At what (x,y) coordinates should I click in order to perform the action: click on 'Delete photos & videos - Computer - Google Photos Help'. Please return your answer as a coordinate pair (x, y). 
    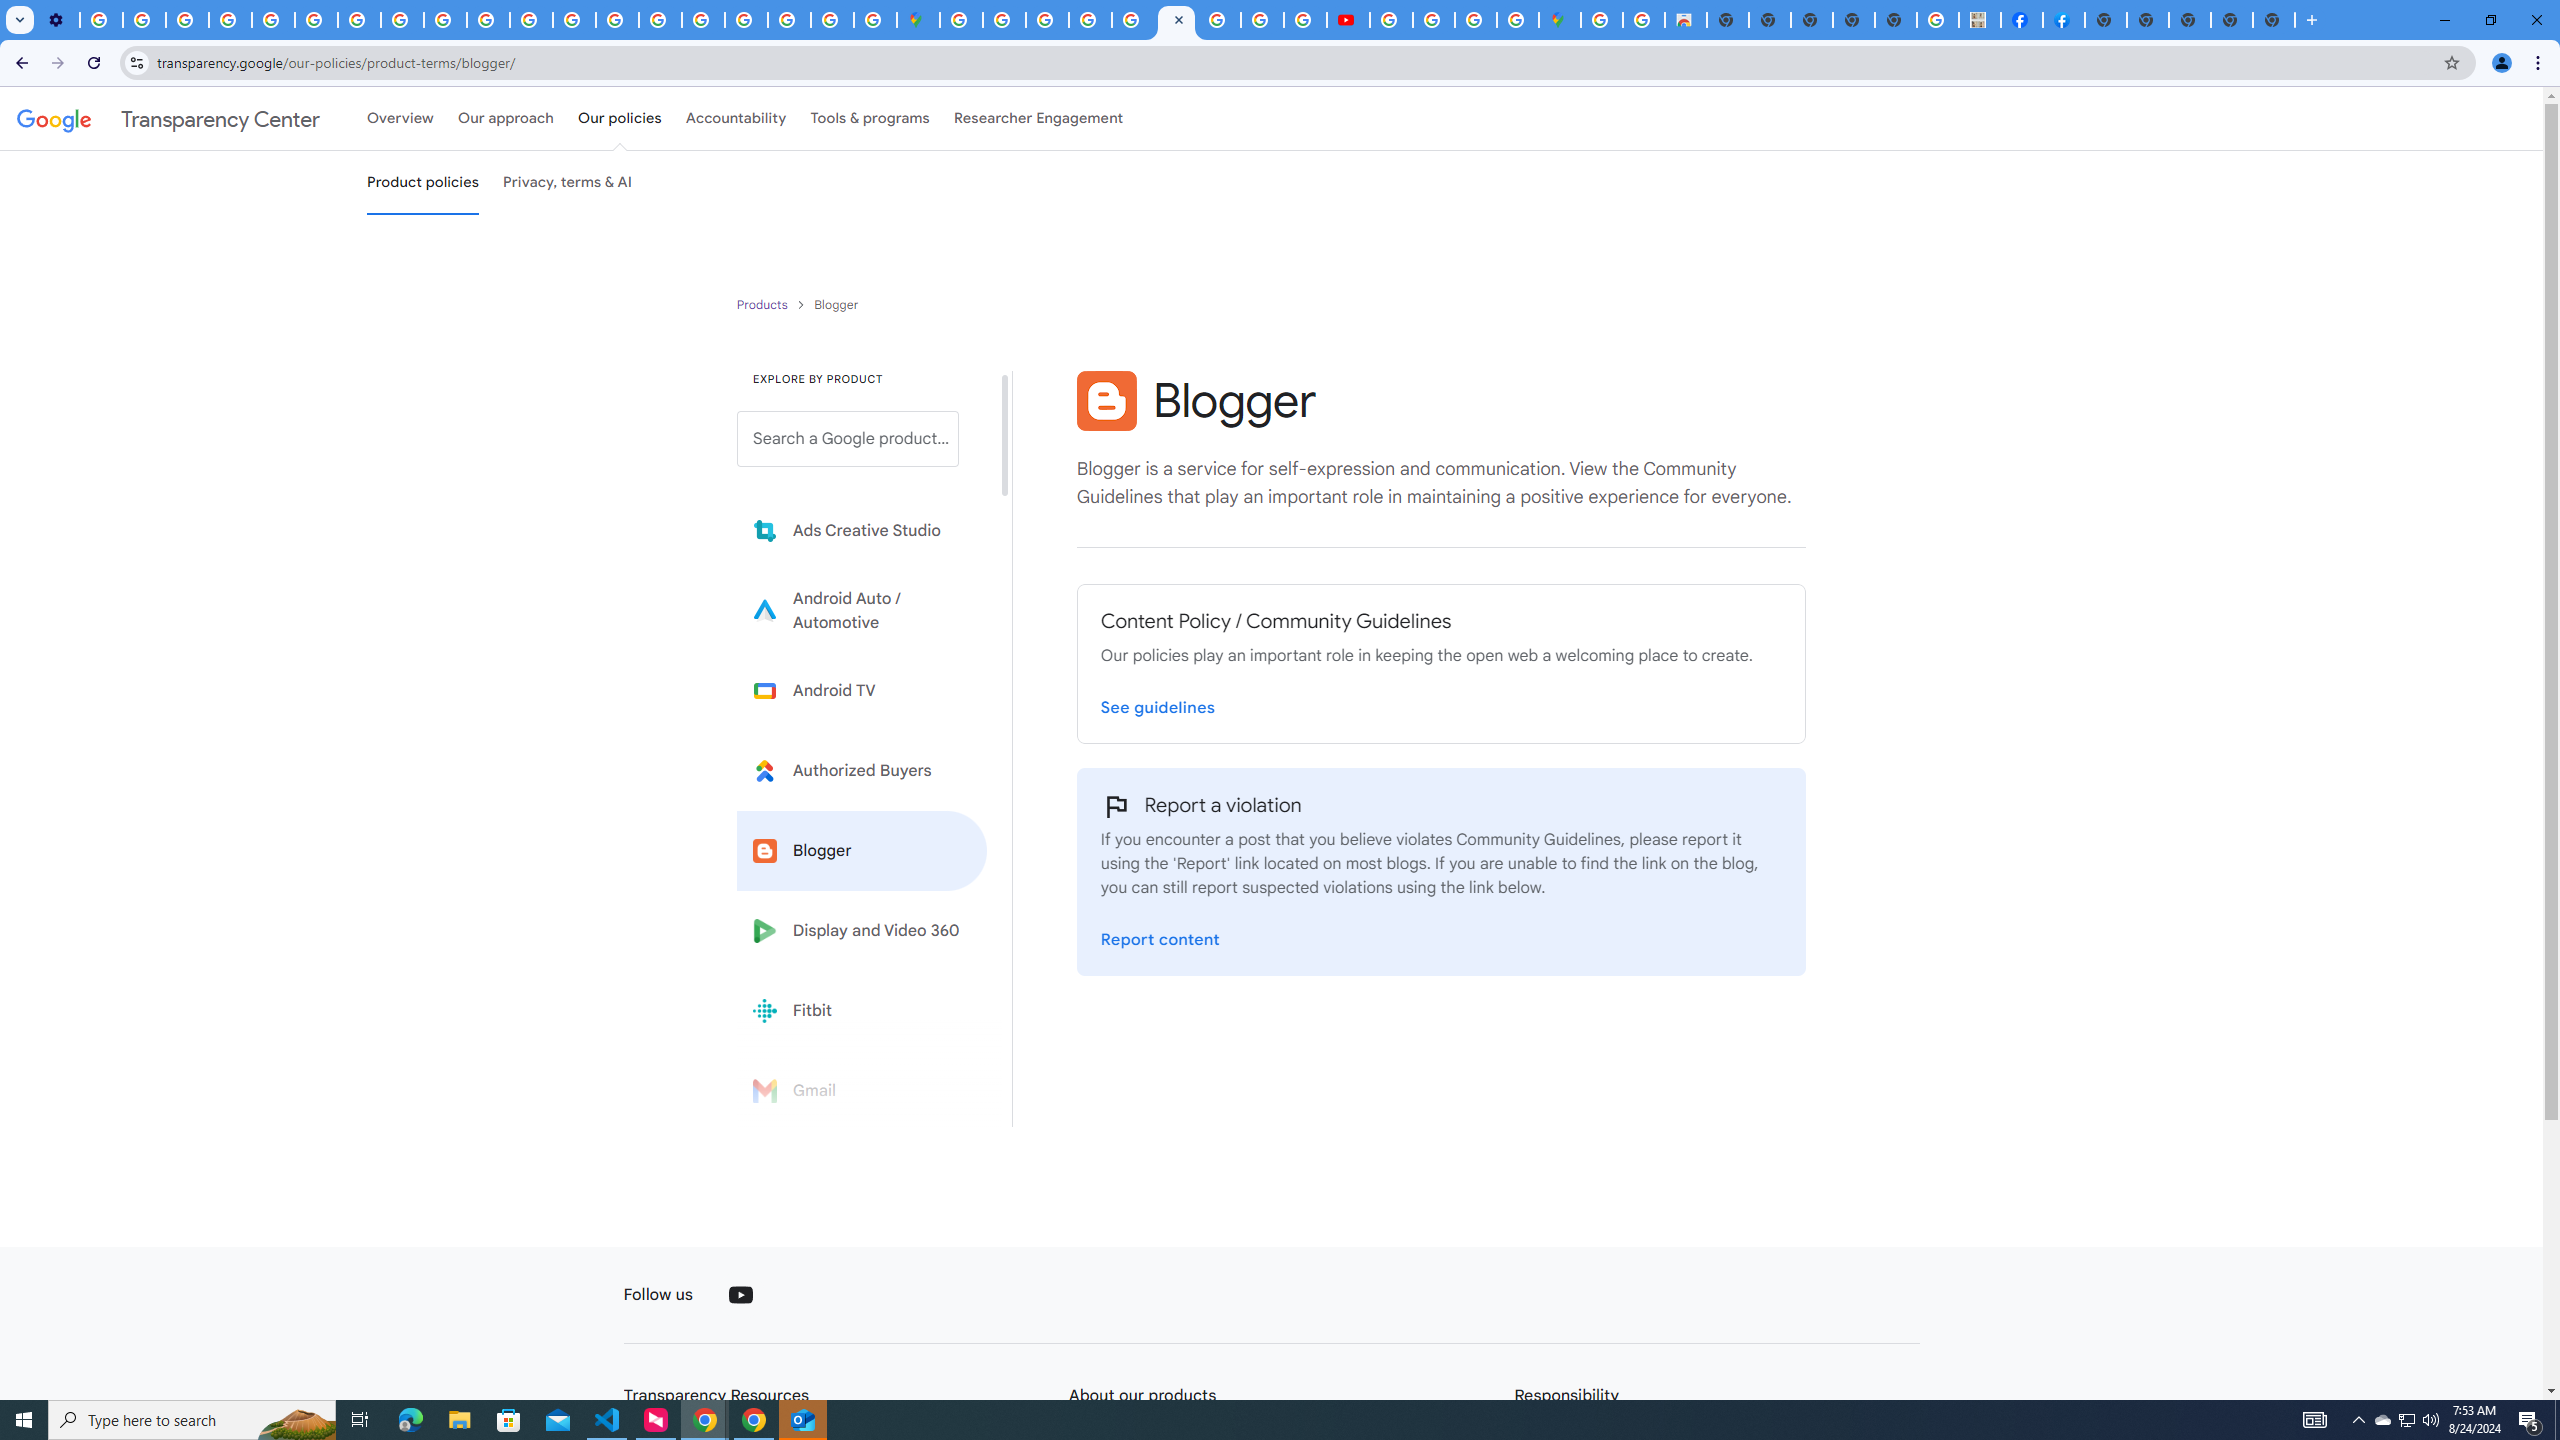
    Looking at the image, I should click on (101, 19).